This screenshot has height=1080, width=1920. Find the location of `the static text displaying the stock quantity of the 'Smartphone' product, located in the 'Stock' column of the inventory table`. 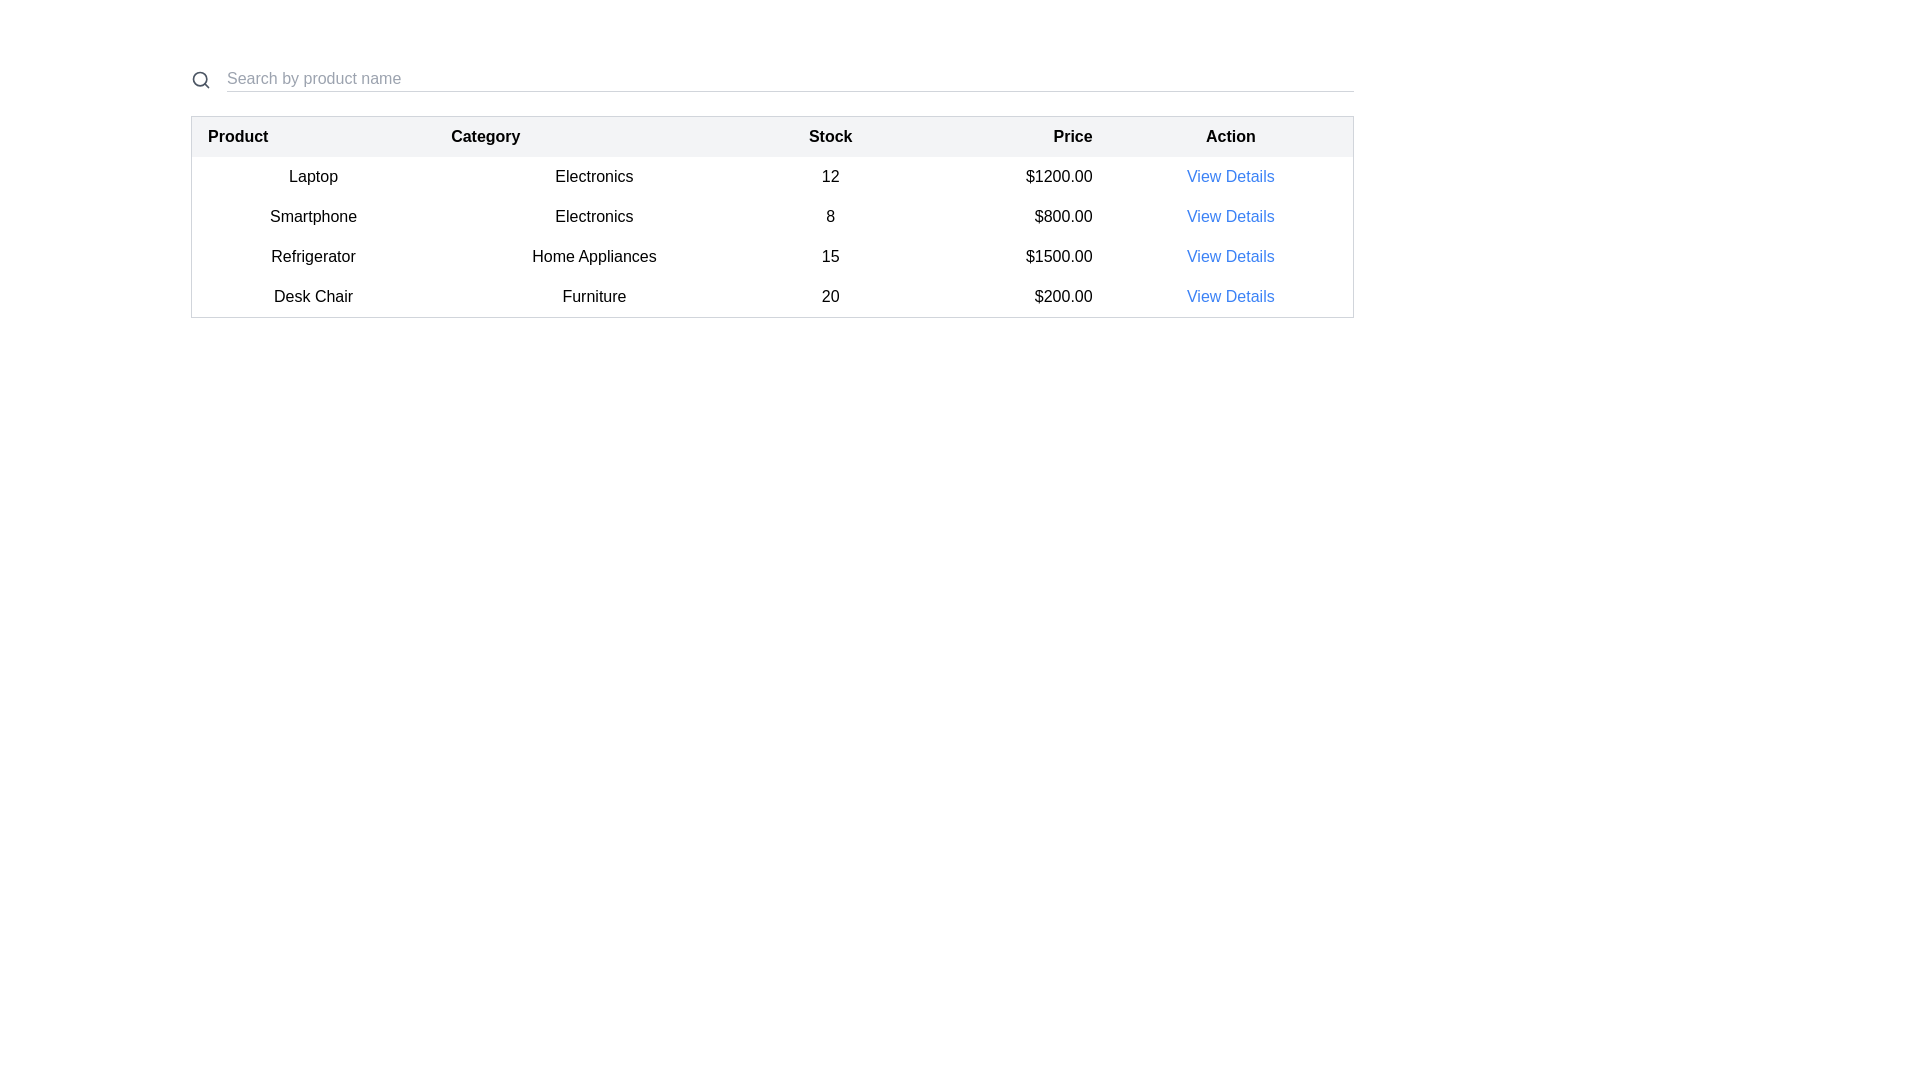

the static text displaying the stock quantity of the 'Smartphone' product, located in the 'Stock' column of the inventory table is located at coordinates (830, 216).